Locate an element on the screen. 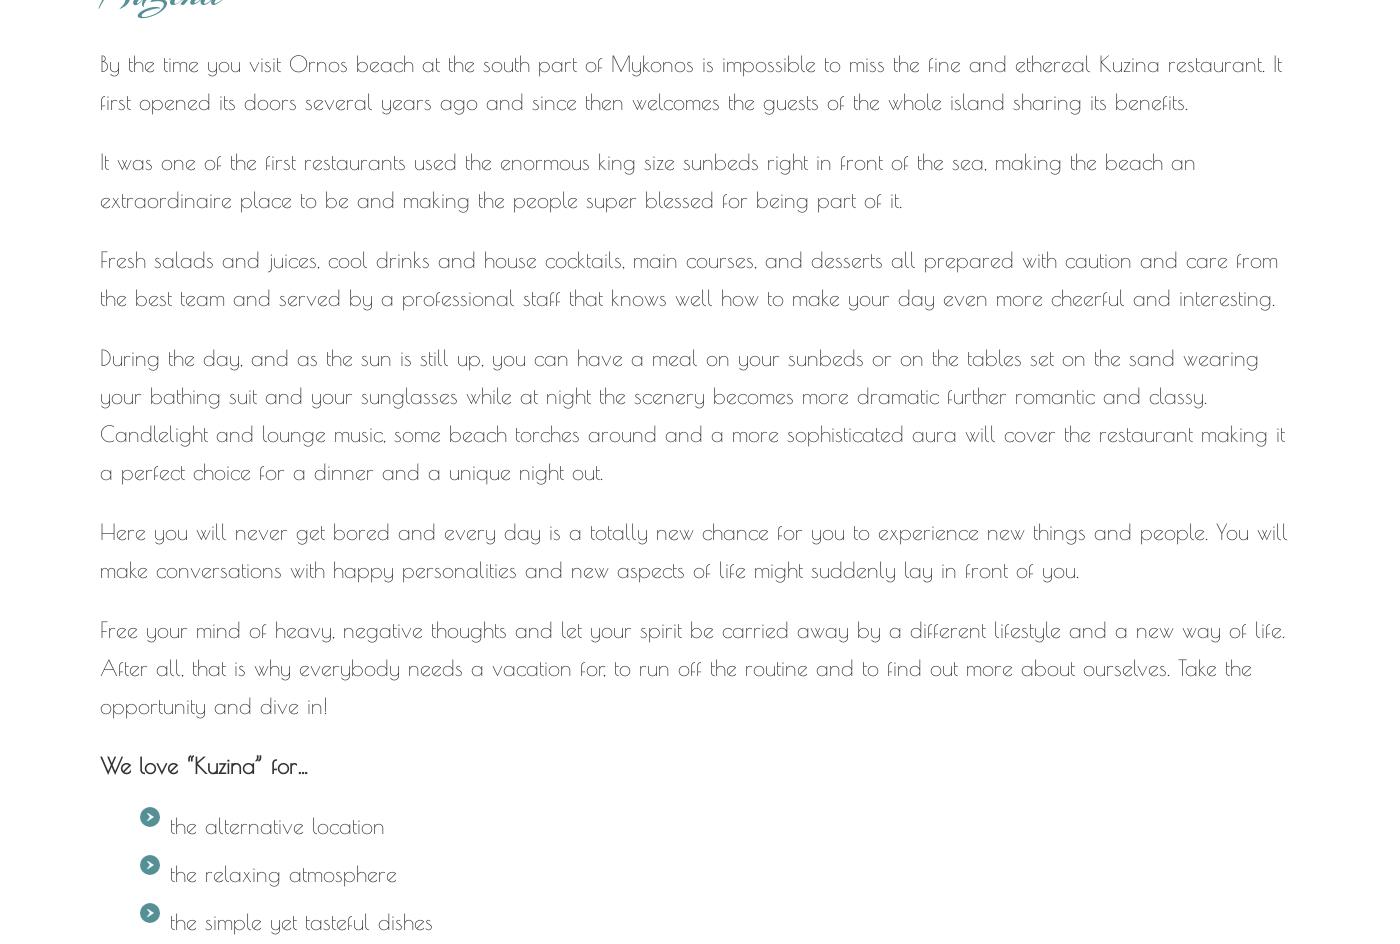 The image size is (1400, 944). 'During the day, and as the sun is still up, you can have a meal on your sunbeds or on the tables set on the sand wearing your bathing suit and your sunglasses while at night the scenery becomes more dramatic further romantic and classy. Candlelight and lounge music, some beach torches around and a more sophisticated aura will cover the restaurant making it a perfect choice for a dinner and a unique night out.' is located at coordinates (692, 413).